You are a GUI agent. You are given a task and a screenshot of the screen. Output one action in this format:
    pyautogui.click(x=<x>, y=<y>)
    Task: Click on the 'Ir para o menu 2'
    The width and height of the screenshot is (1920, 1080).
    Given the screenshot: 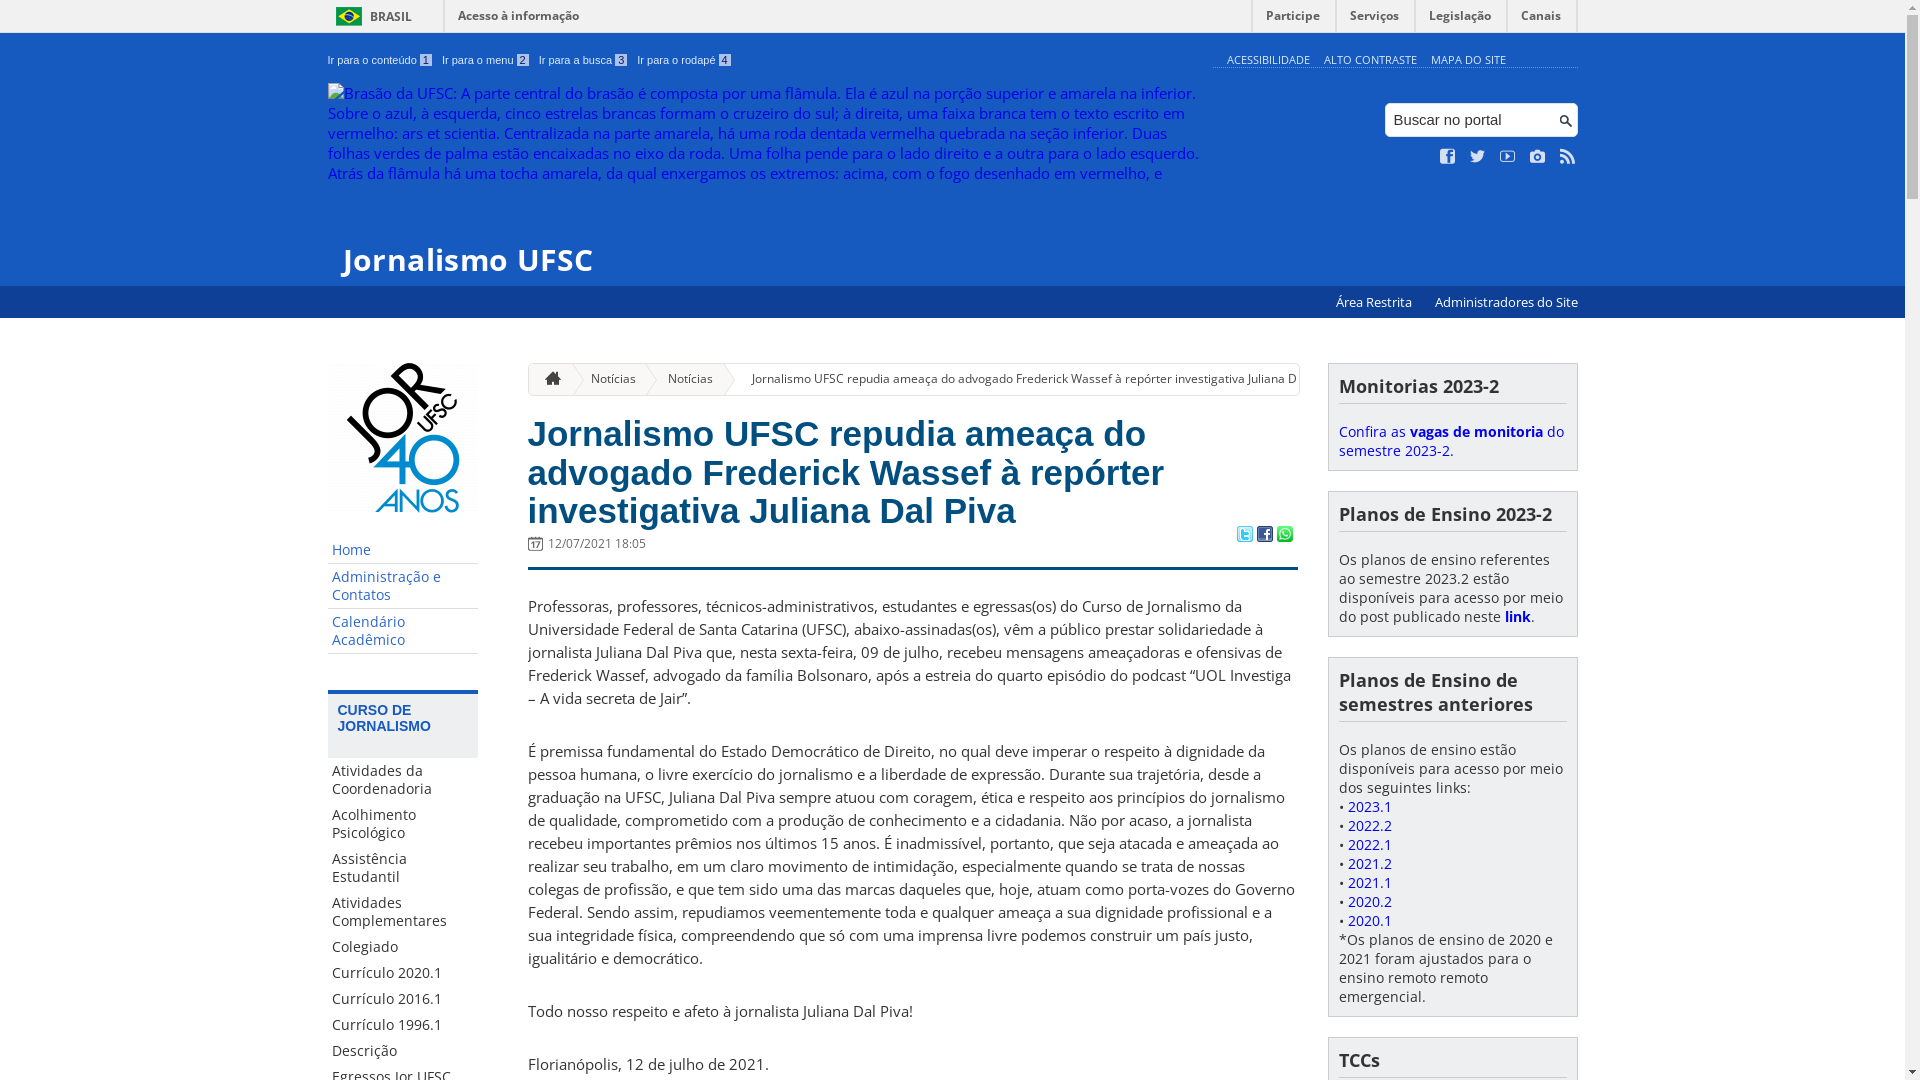 What is the action you would take?
    pyautogui.click(x=485, y=59)
    